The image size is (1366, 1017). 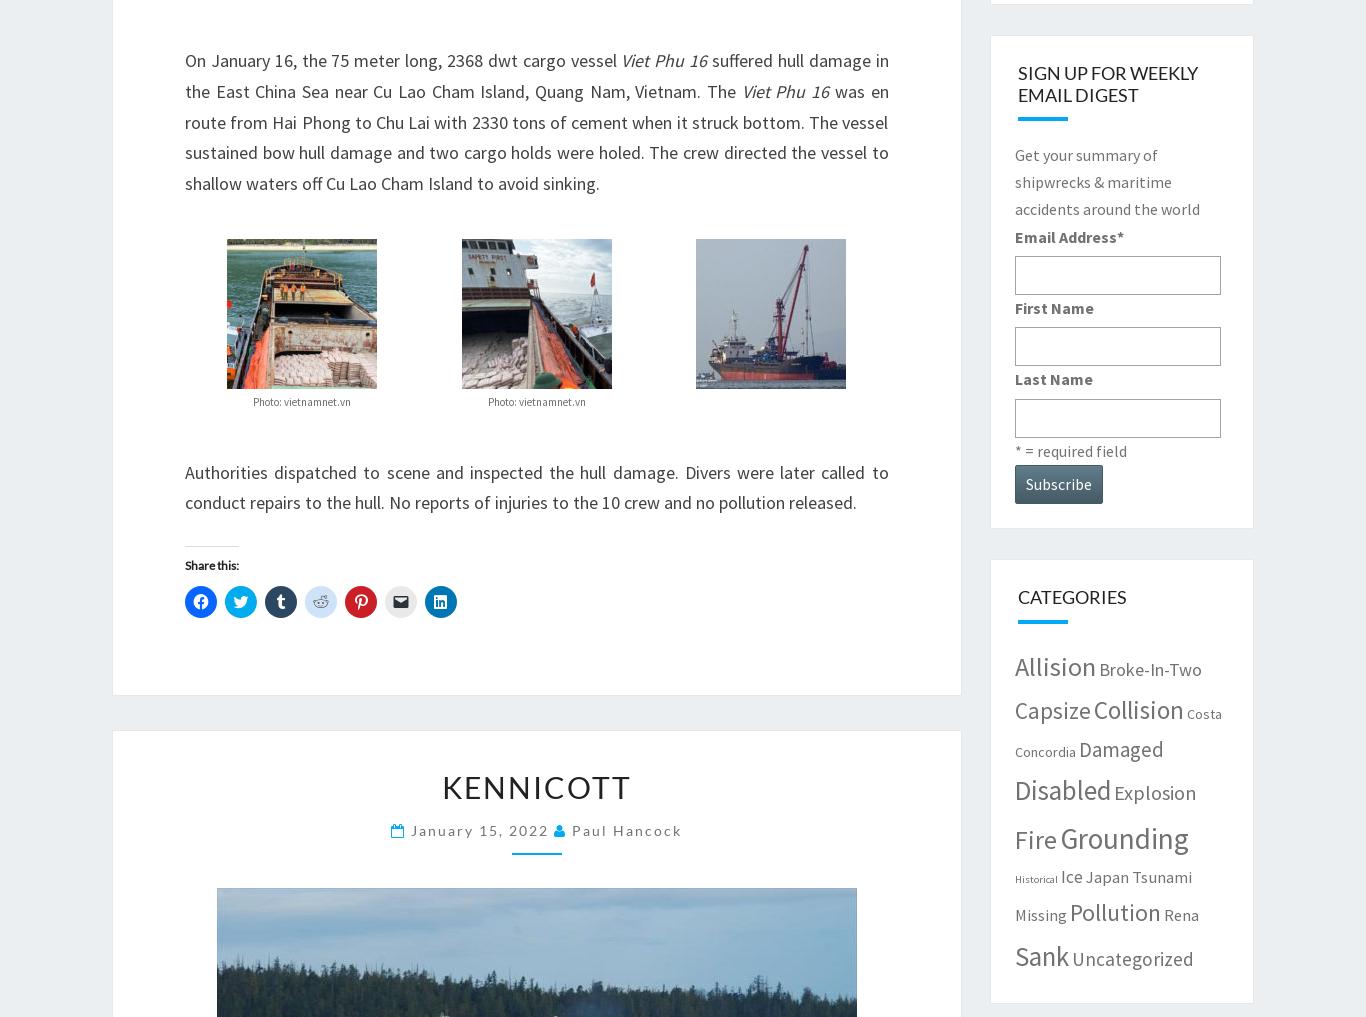 I want to click on 'Broke-In-Two', so click(x=1149, y=668).